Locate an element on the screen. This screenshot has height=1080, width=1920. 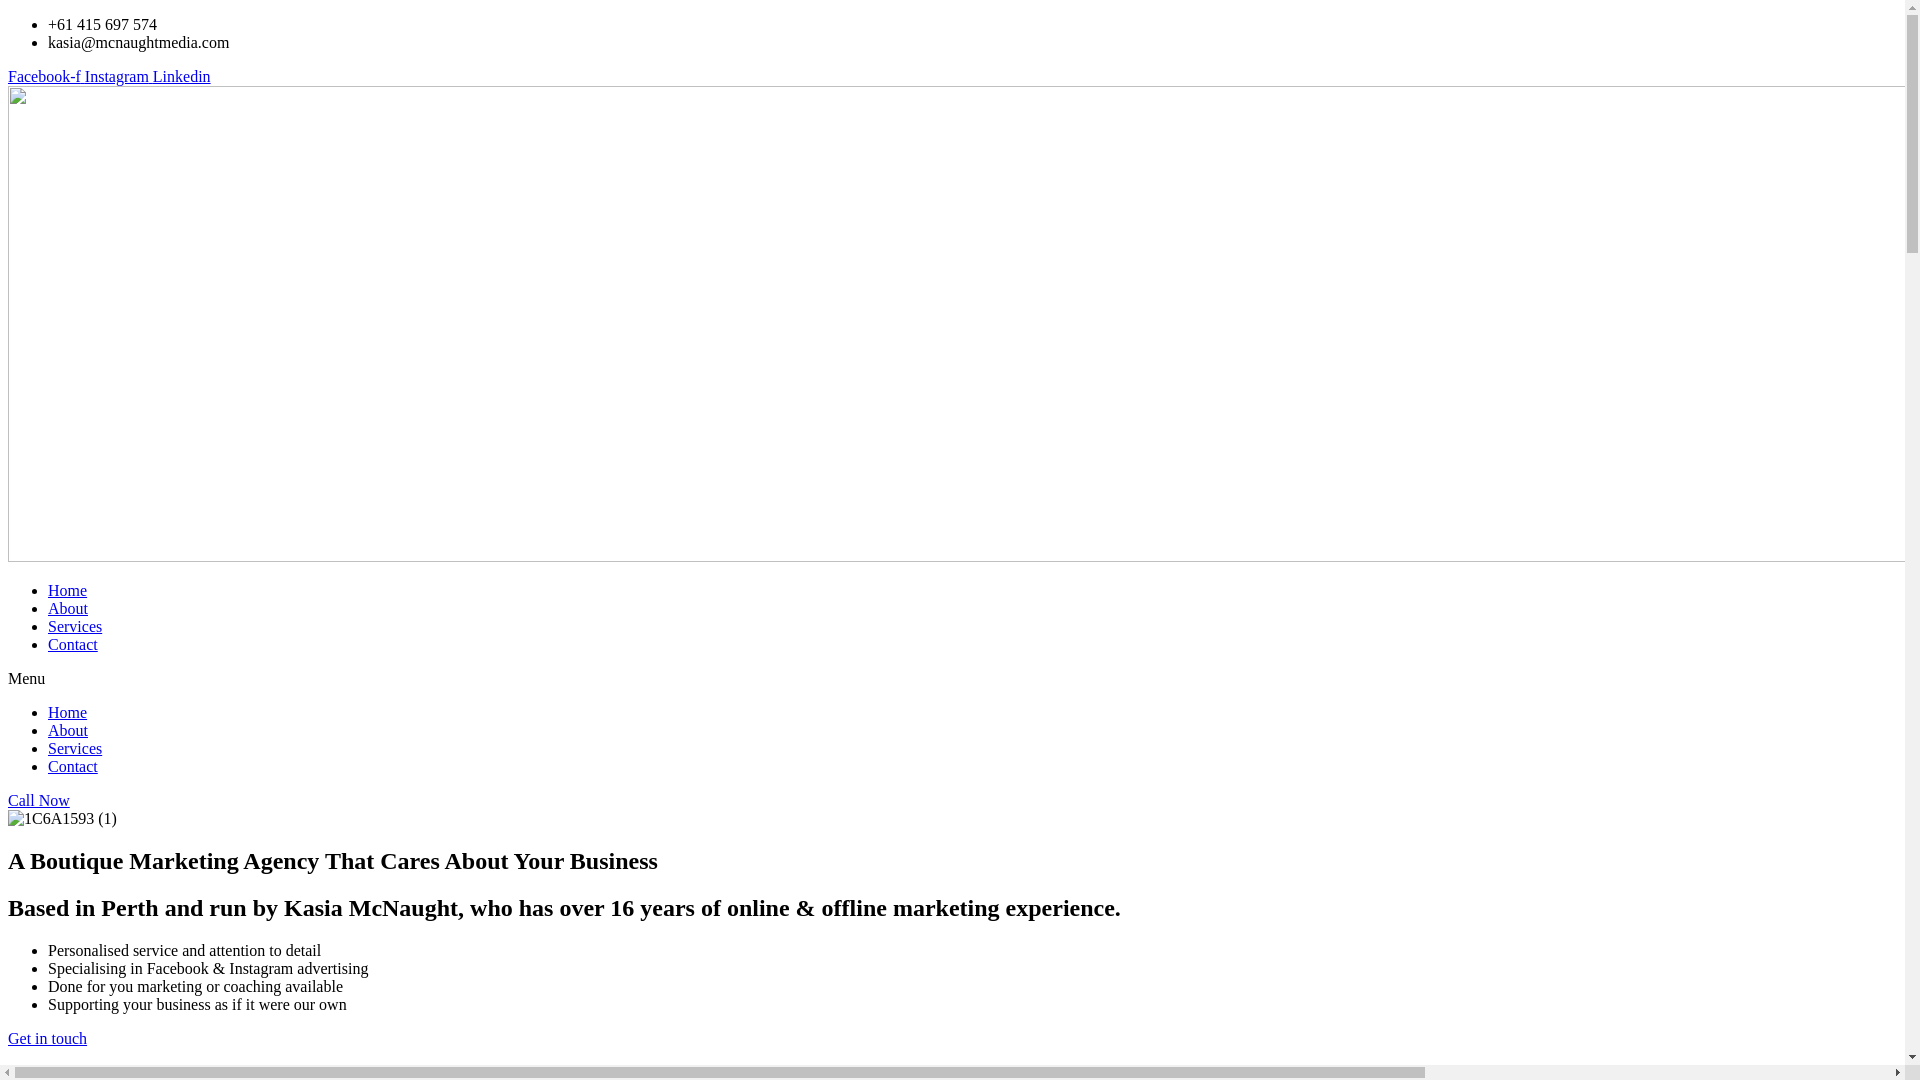
'Services' is located at coordinates (75, 625).